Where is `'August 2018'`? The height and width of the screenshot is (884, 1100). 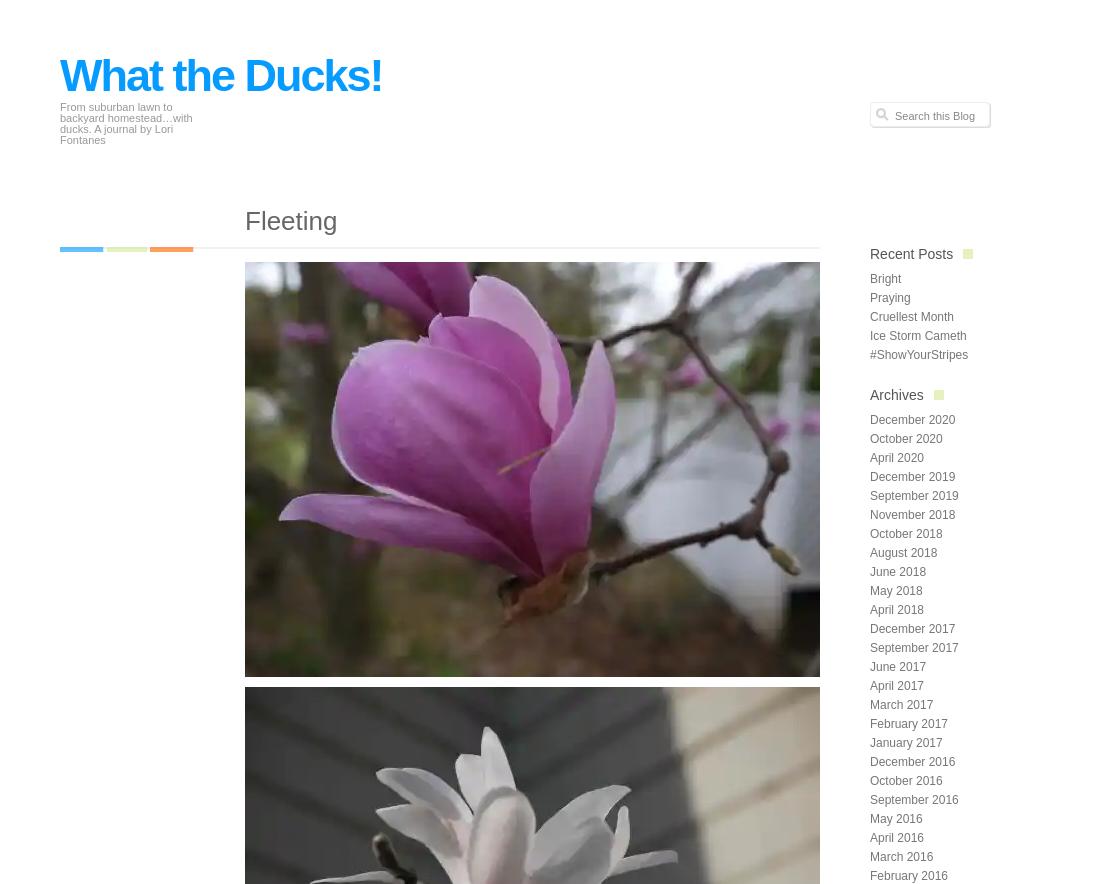
'August 2018' is located at coordinates (868, 552).